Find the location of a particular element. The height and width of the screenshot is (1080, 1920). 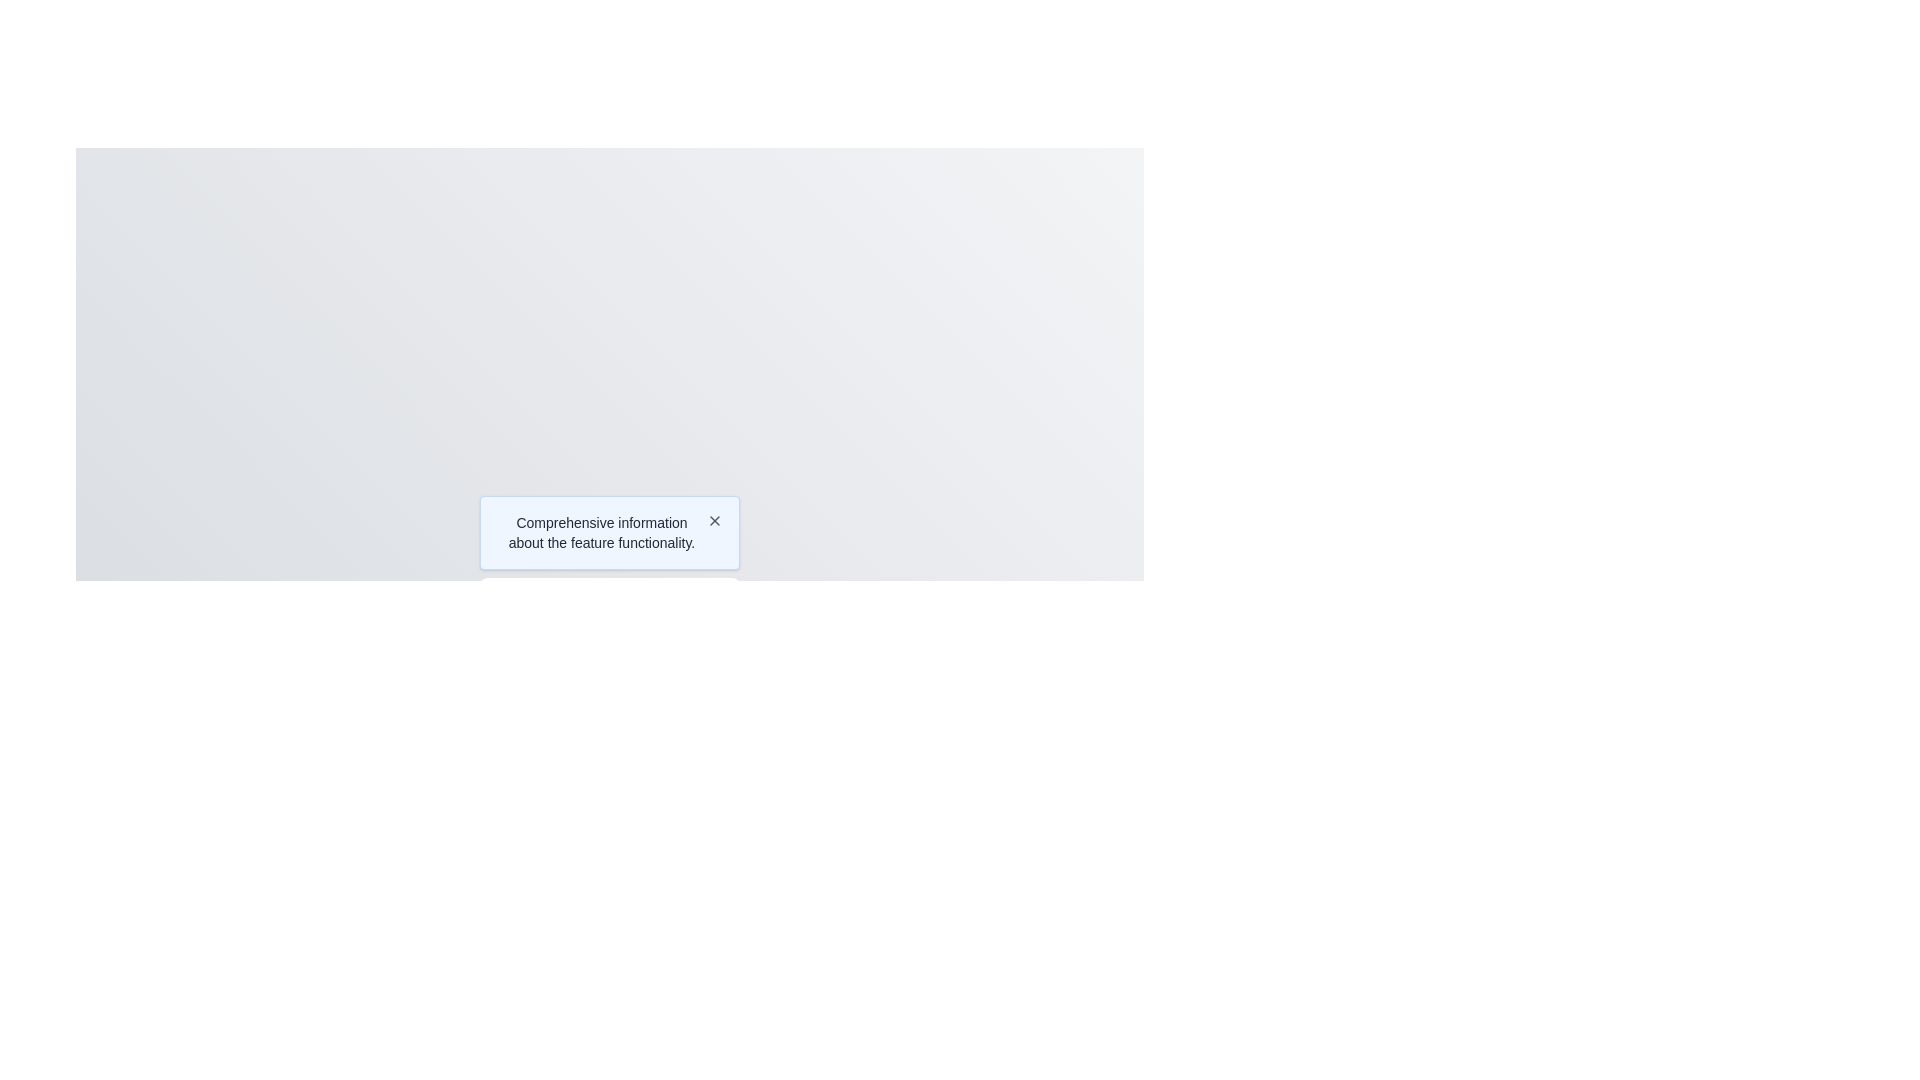

informative text block about the feature's functionality located at the center of the bounding box, which has an interactive icon for additional actions is located at coordinates (608, 531).